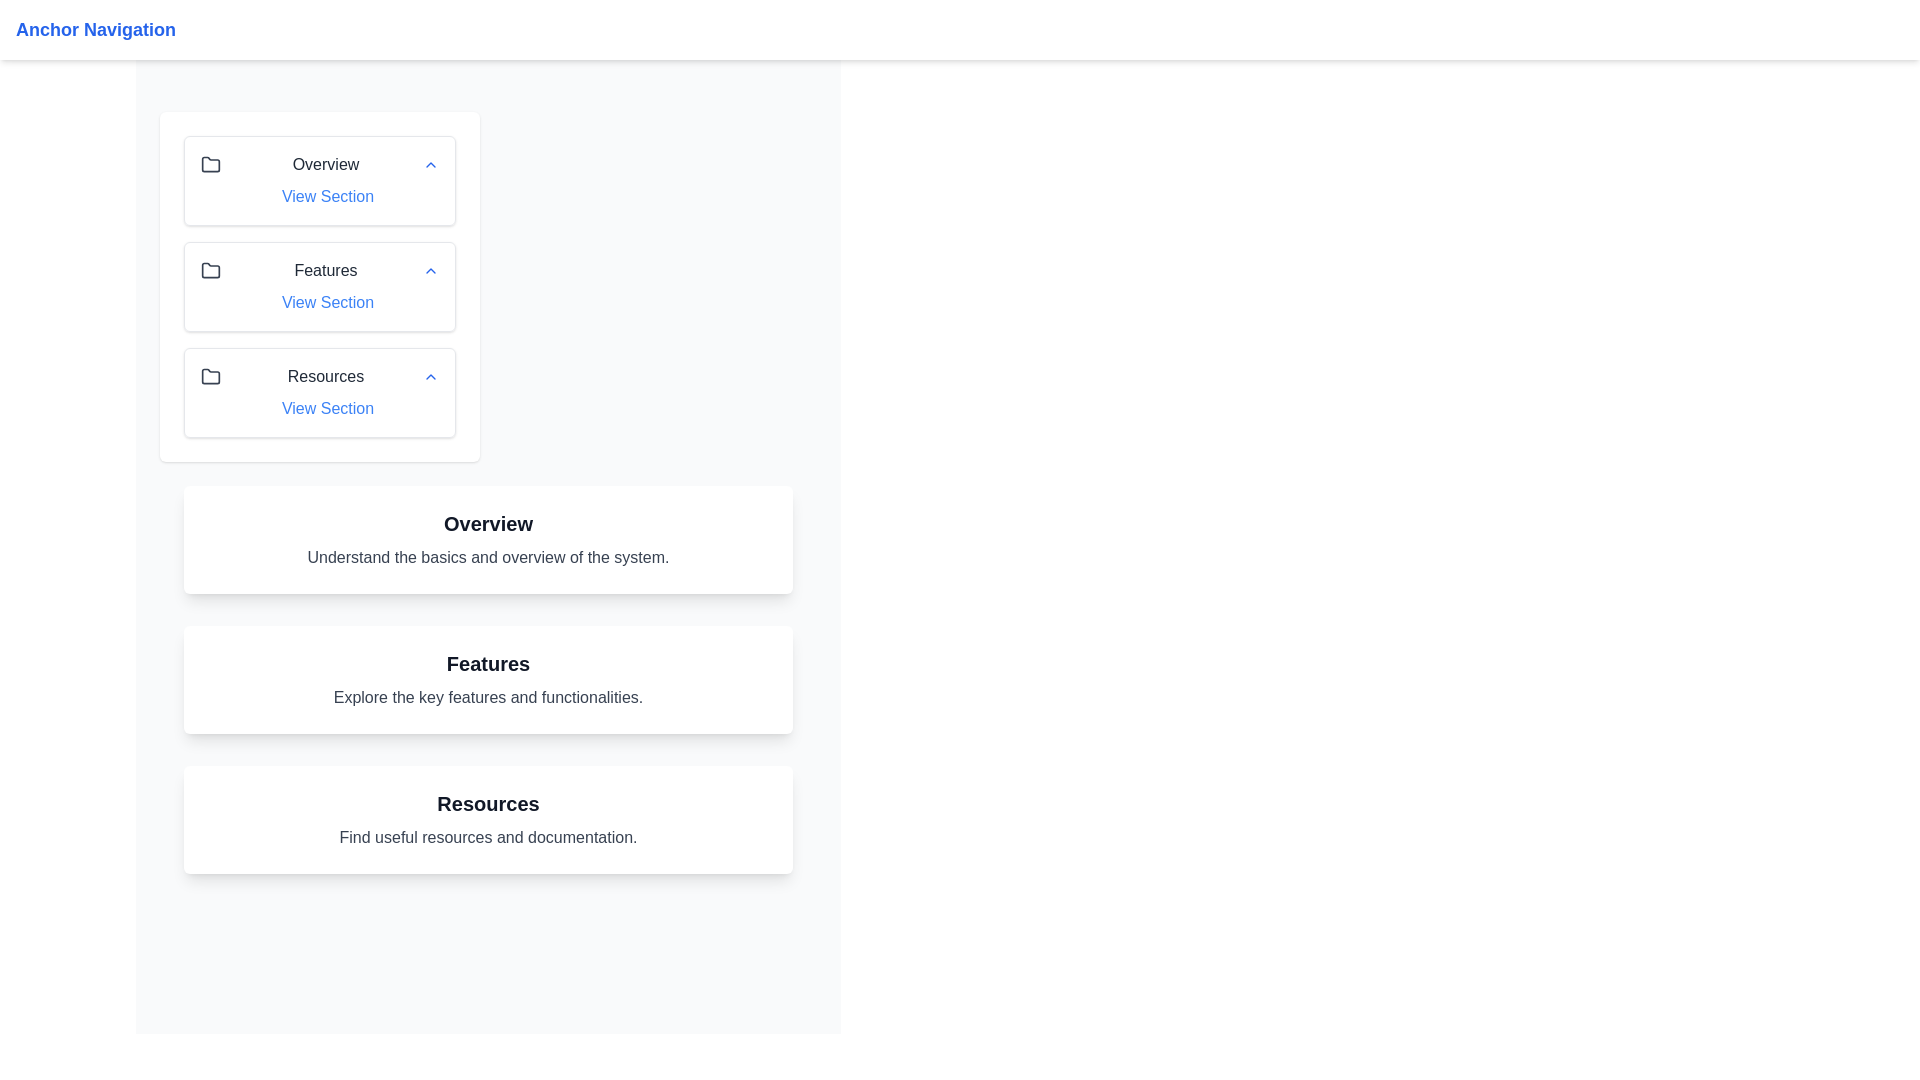 This screenshot has width=1920, height=1080. Describe the element at coordinates (326, 164) in the screenshot. I see `the 'Overview' static text label in the left sidebar navigation panel` at that location.